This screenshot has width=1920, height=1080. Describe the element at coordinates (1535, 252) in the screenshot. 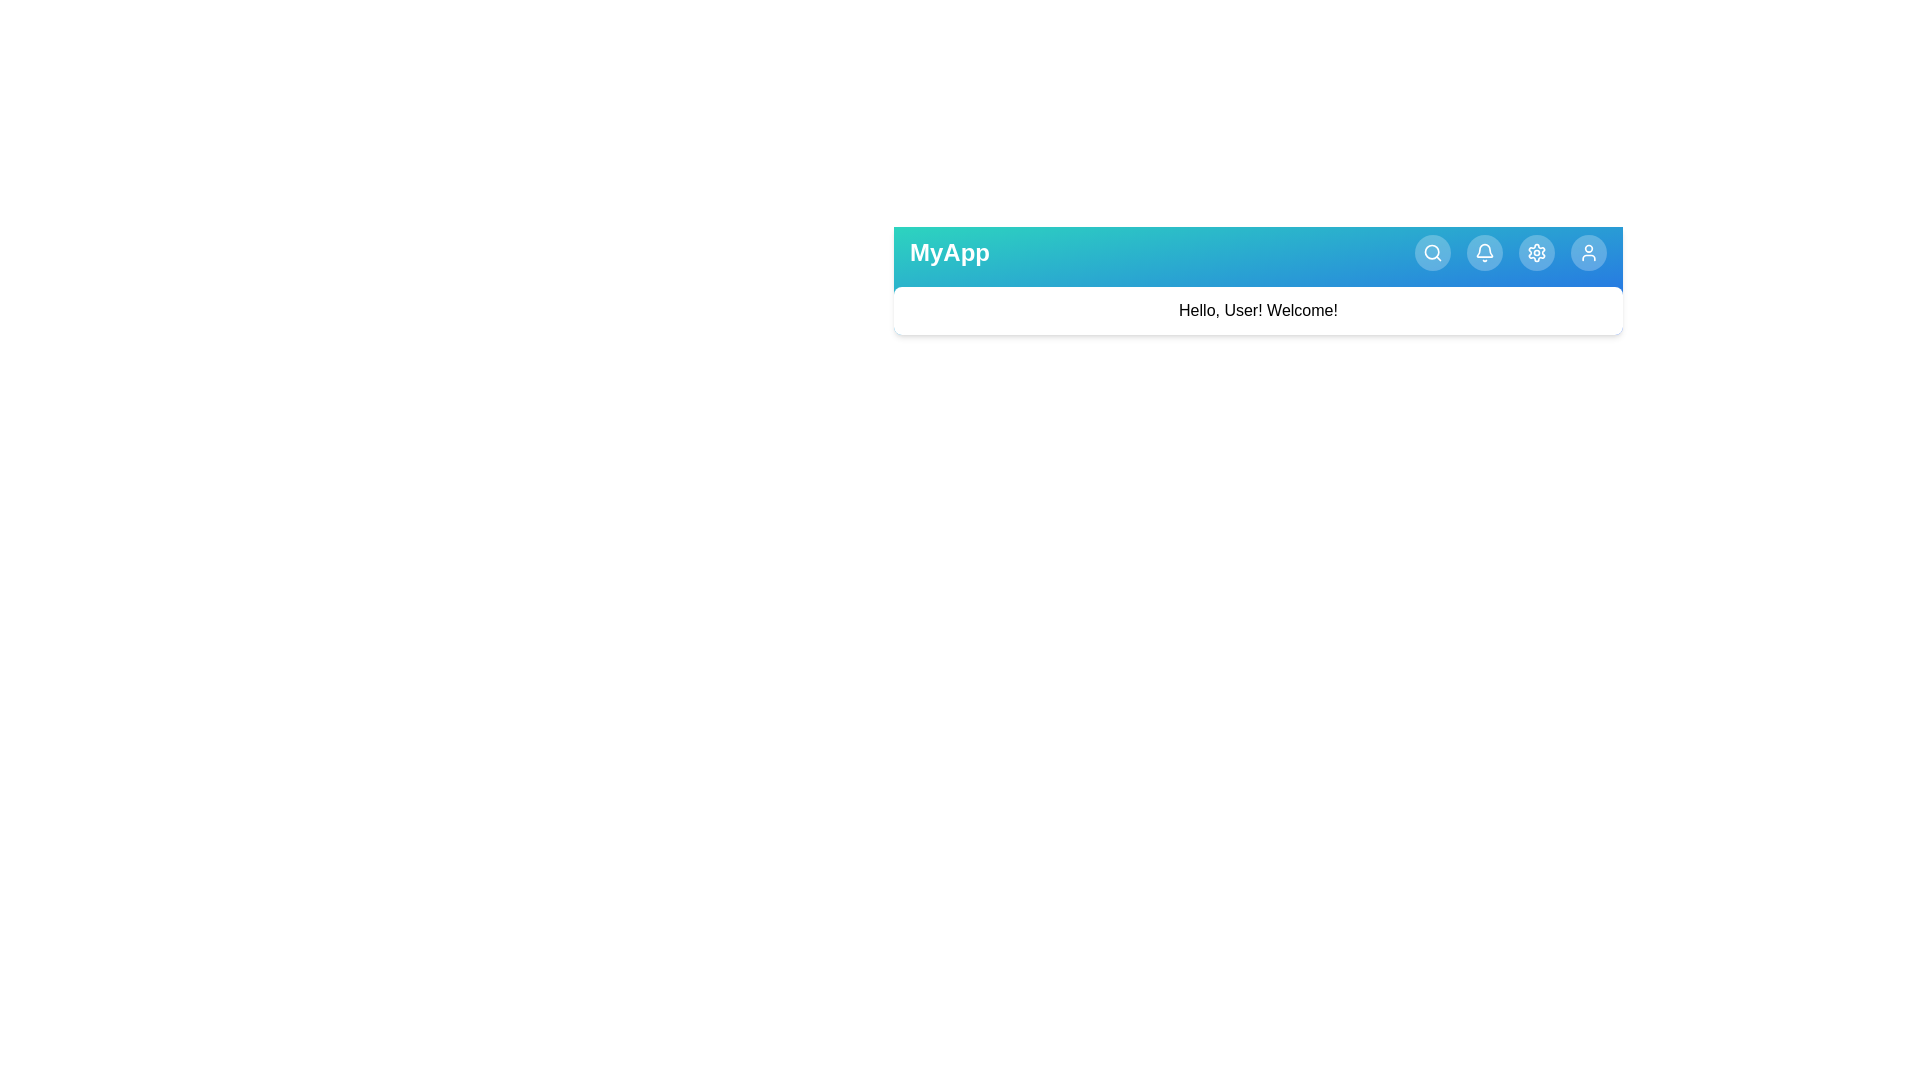

I see `the settings button in the navigation bar` at that location.